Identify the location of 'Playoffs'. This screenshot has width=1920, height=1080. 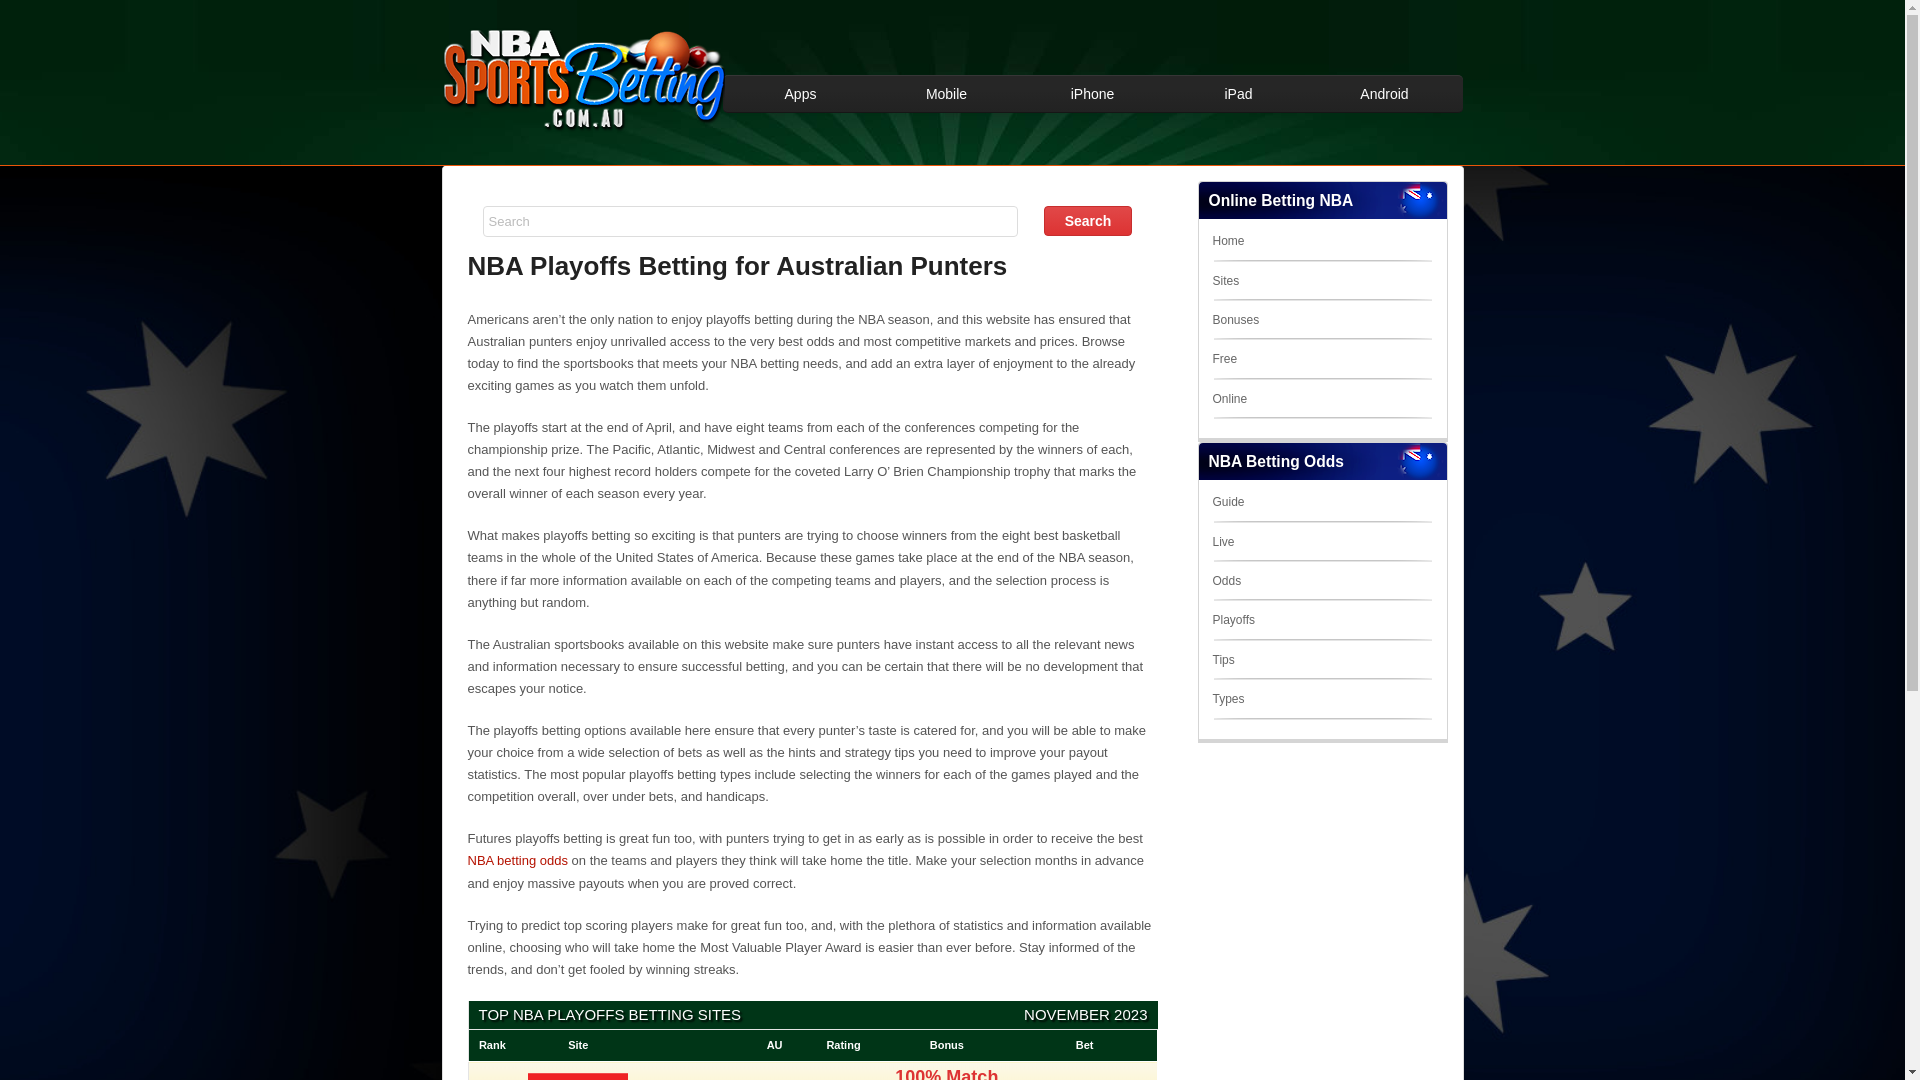
(1232, 619).